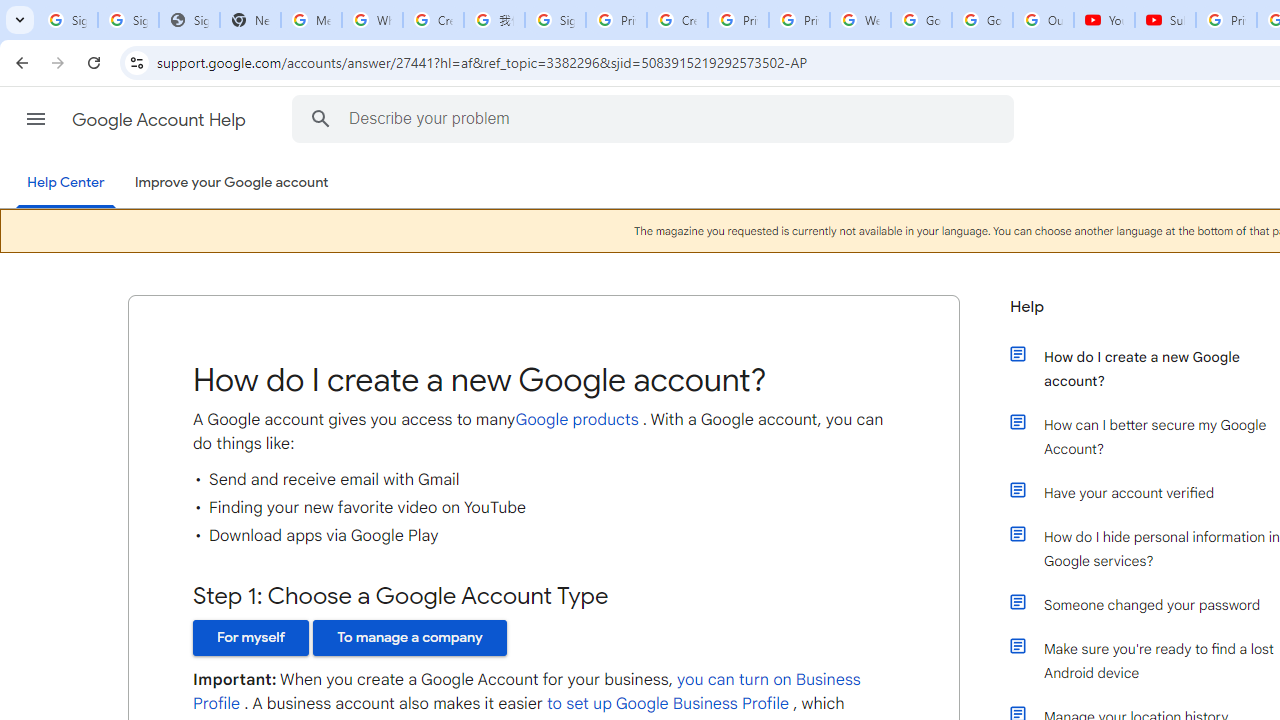  I want to click on 'you can turn on Business Profile', so click(527, 691).